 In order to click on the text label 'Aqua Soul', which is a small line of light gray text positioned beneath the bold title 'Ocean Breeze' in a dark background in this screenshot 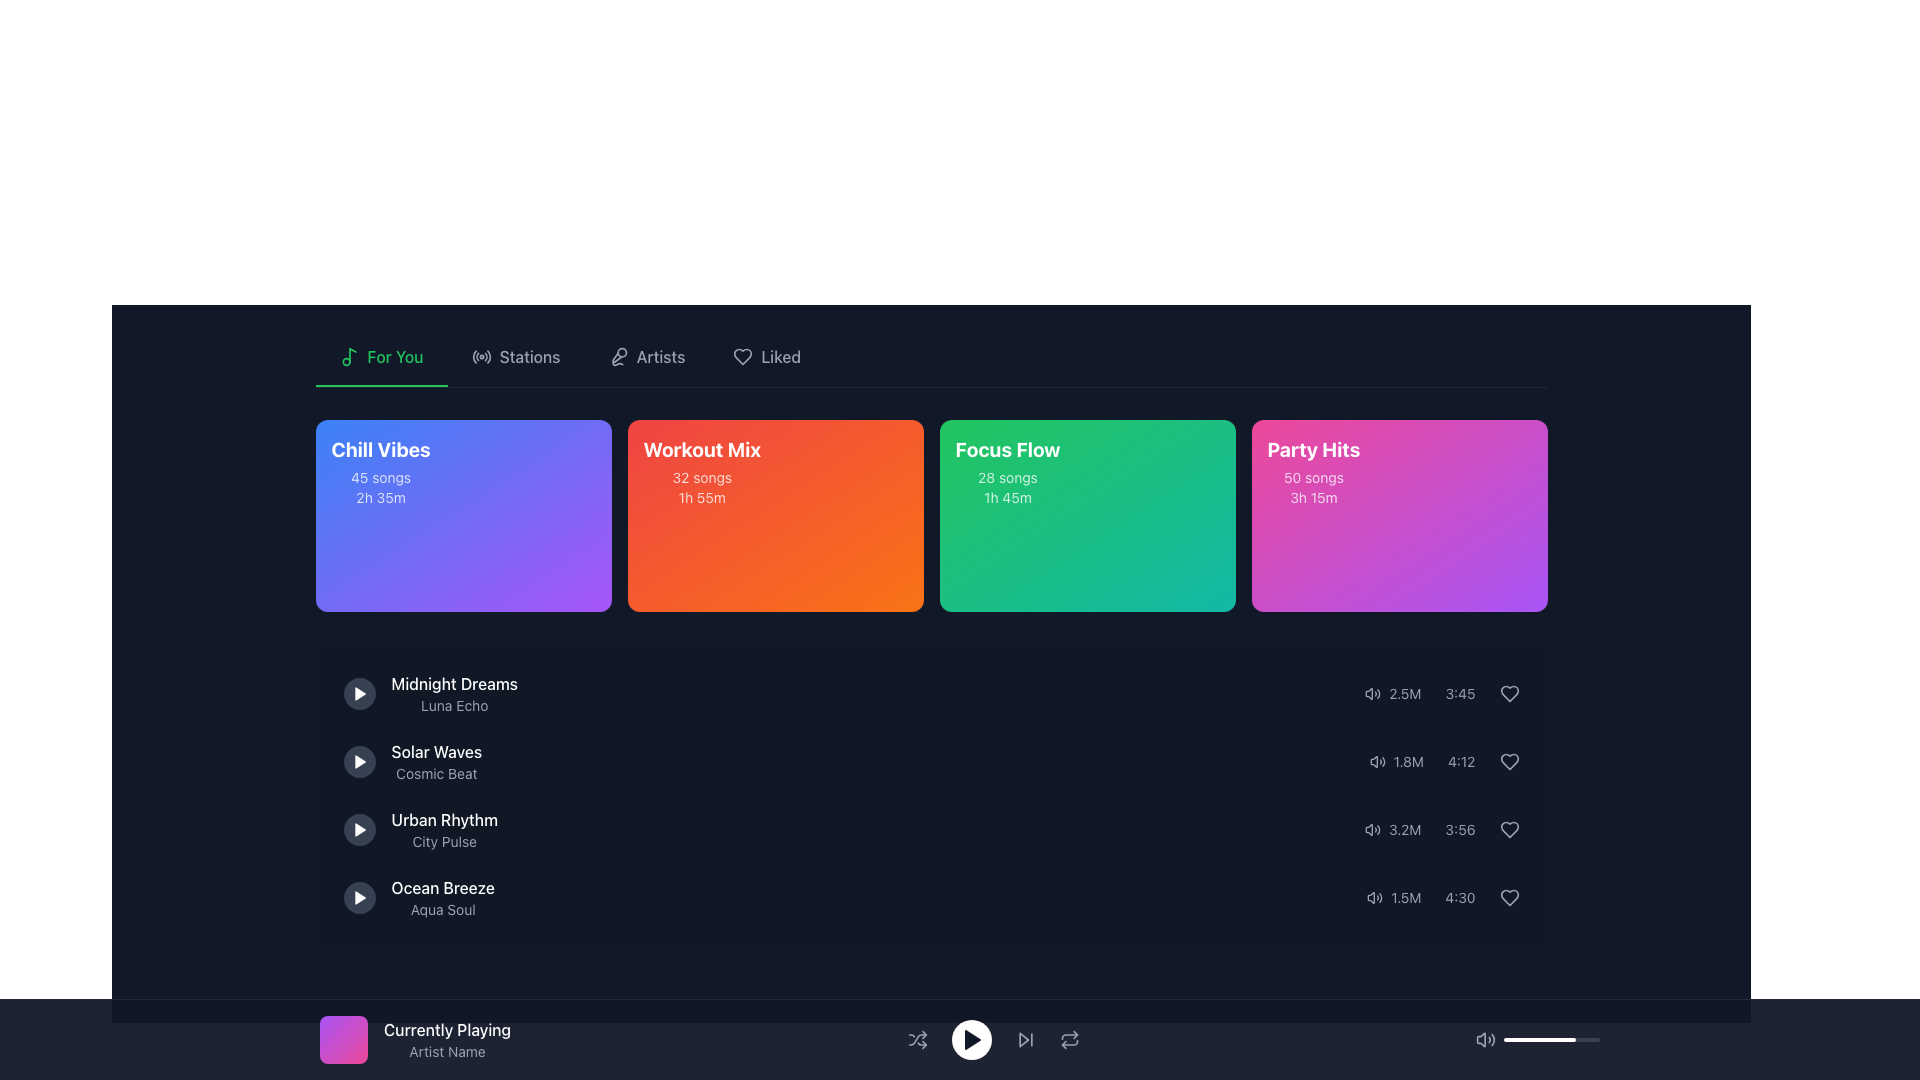, I will do `click(442, 910)`.